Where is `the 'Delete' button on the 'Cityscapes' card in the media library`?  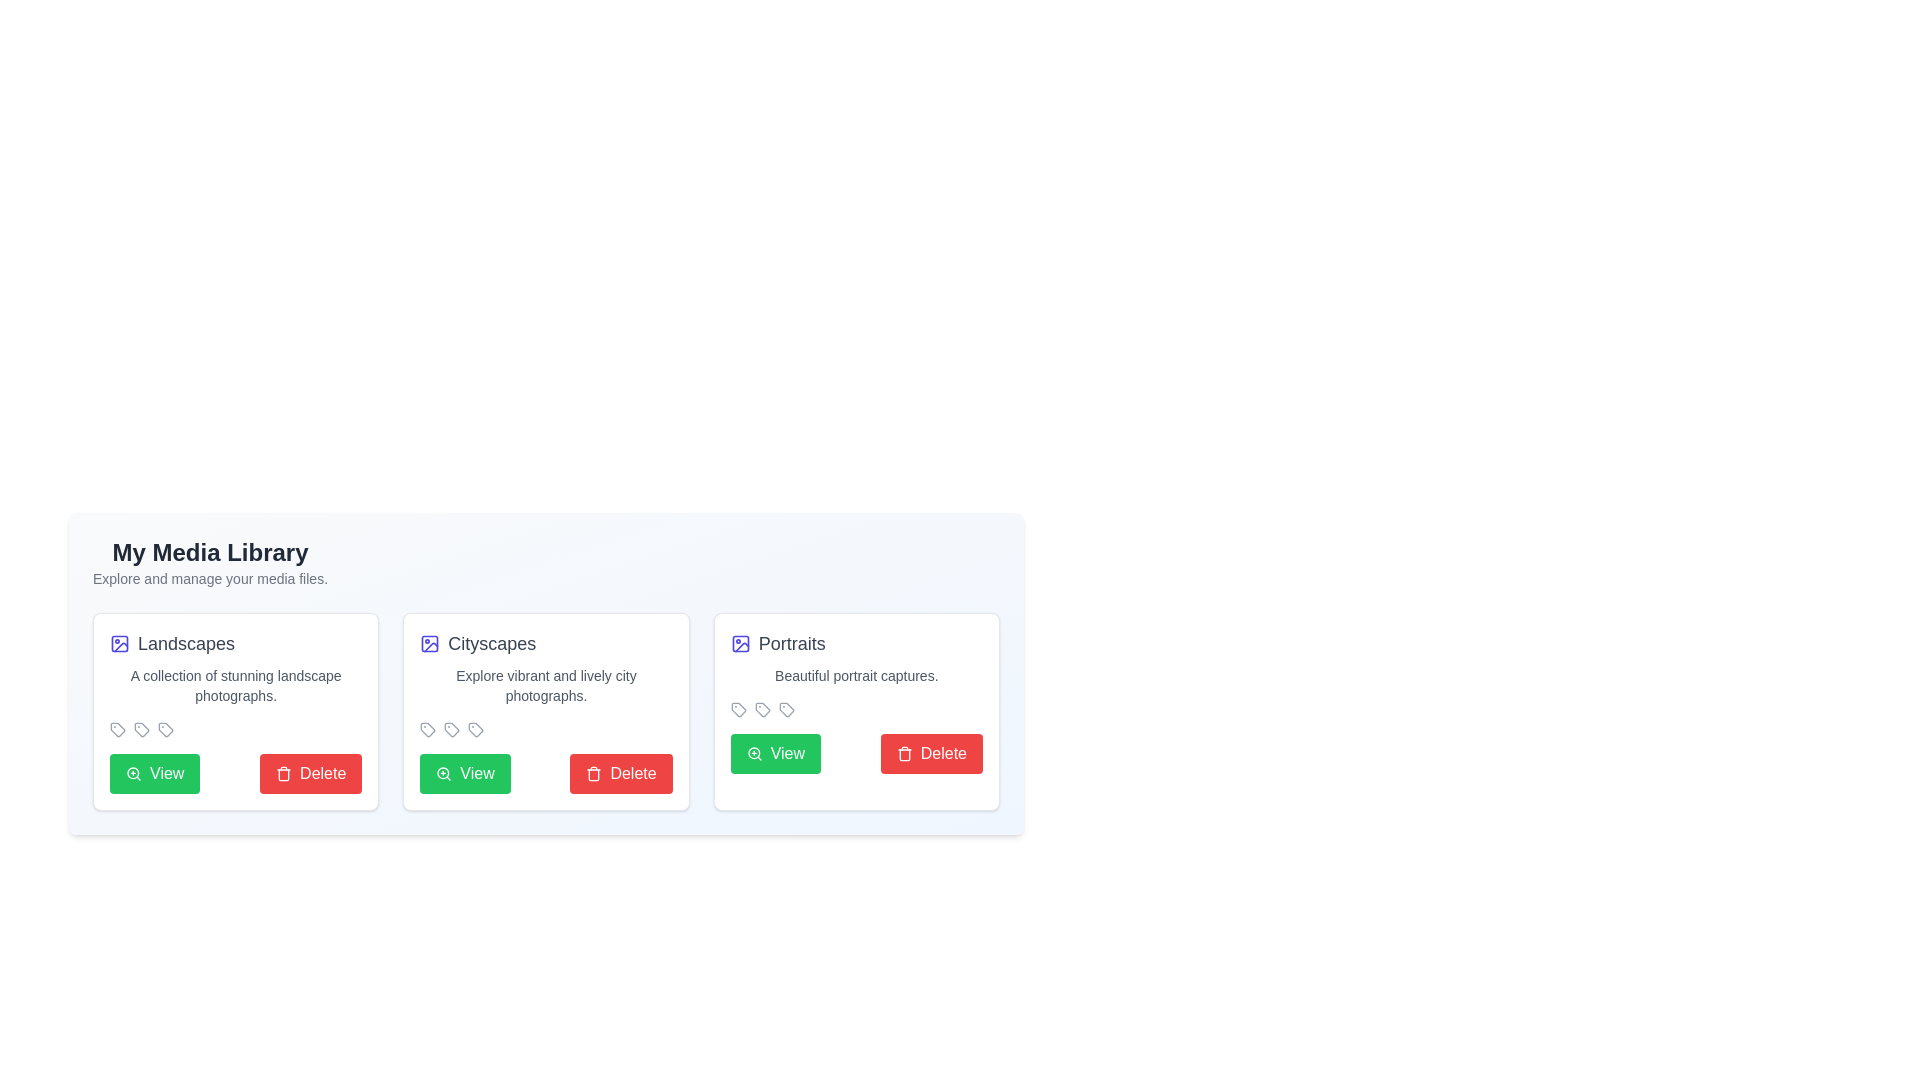 the 'Delete' button on the 'Cityscapes' card in the media library is located at coordinates (546, 711).